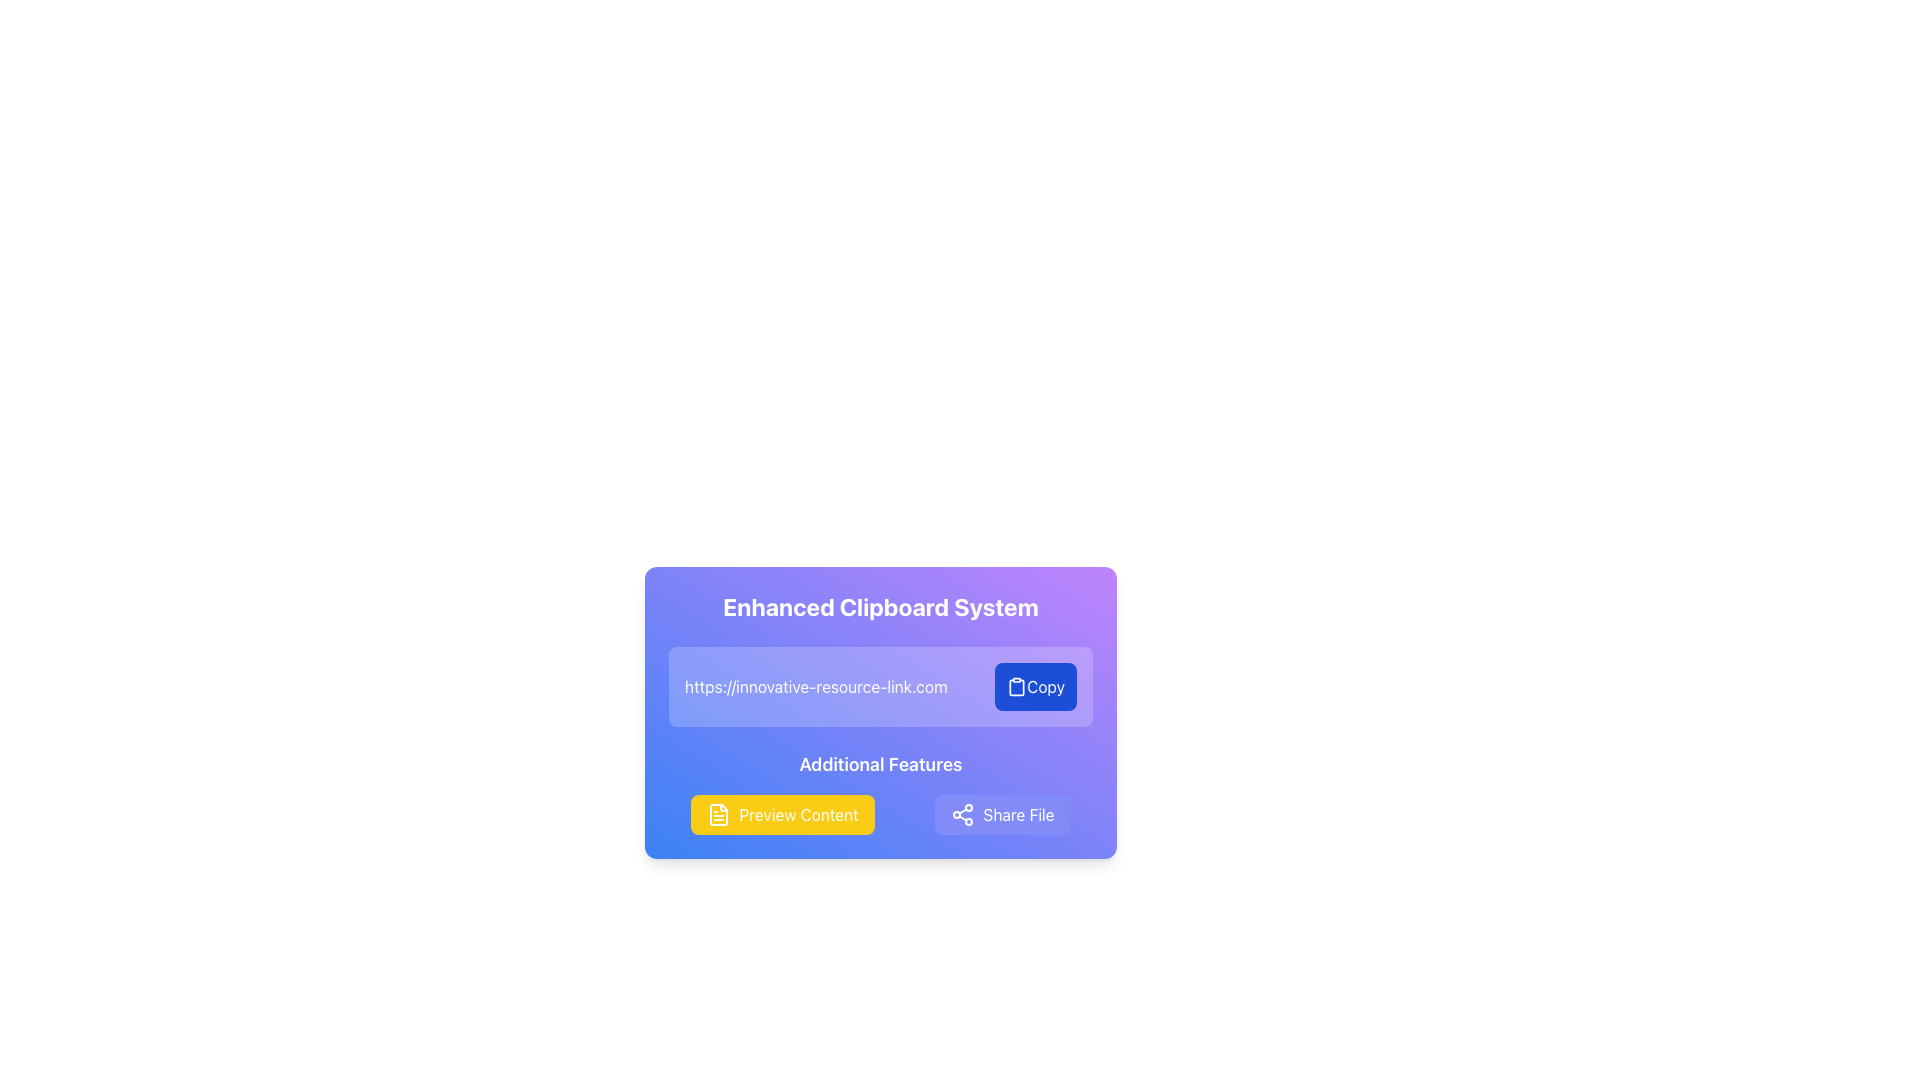  Describe the element at coordinates (1017, 685) in the screenshot. I see `the clipboard icon within the blue 'Copy' button, which is located to the right of the displayed hyperlink` at that location.